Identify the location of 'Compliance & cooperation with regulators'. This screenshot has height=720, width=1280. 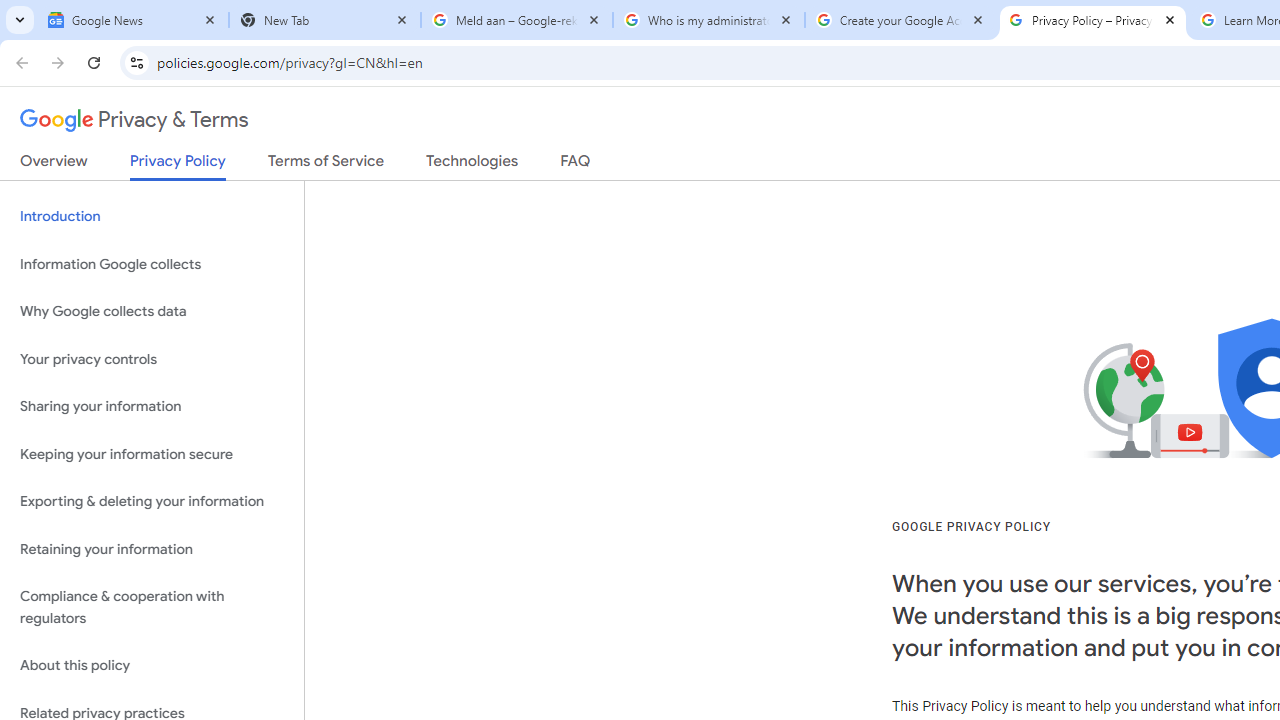
(151, 607).